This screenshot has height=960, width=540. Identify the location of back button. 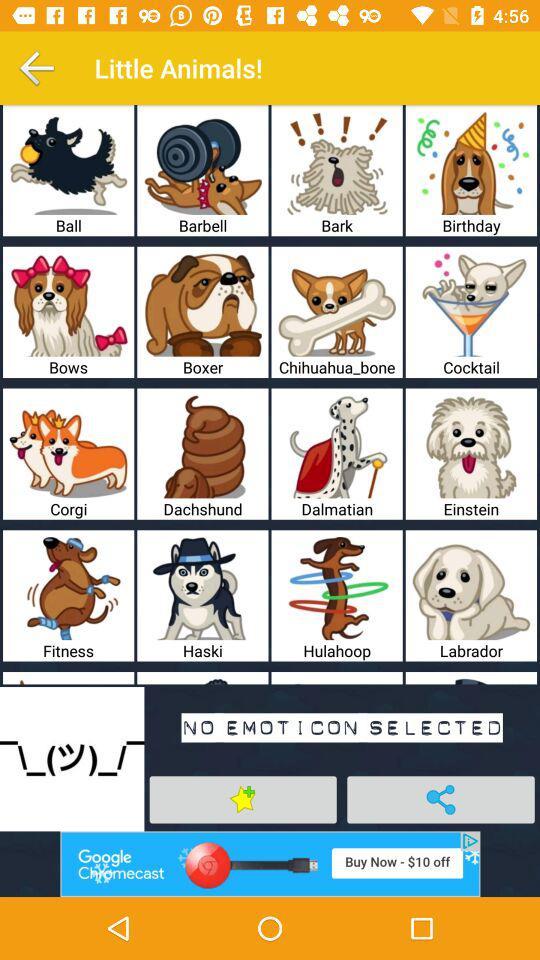
(36, 68).